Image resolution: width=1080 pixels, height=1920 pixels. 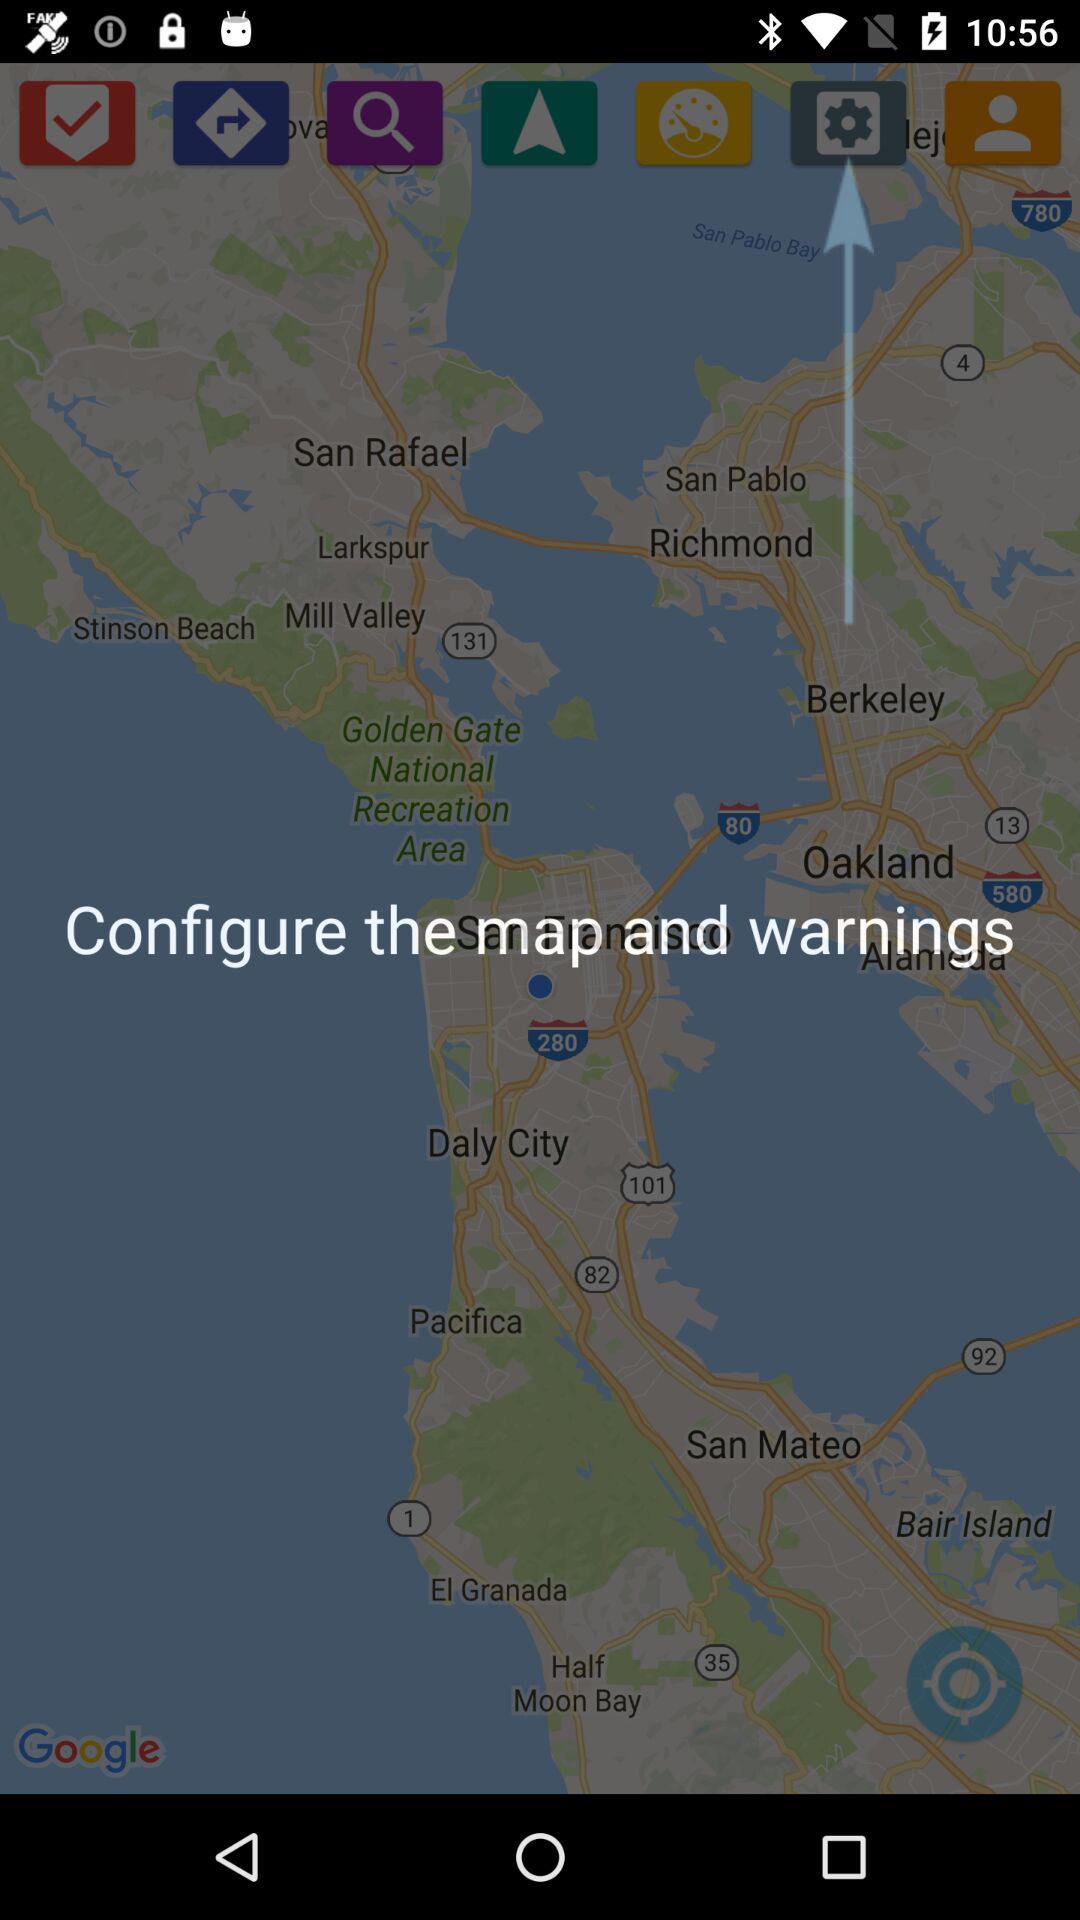 What do you see at coordinates (963, 1693) in the screenshot?
I see `jump to current location on the map` at bounding box center [963, 1693].